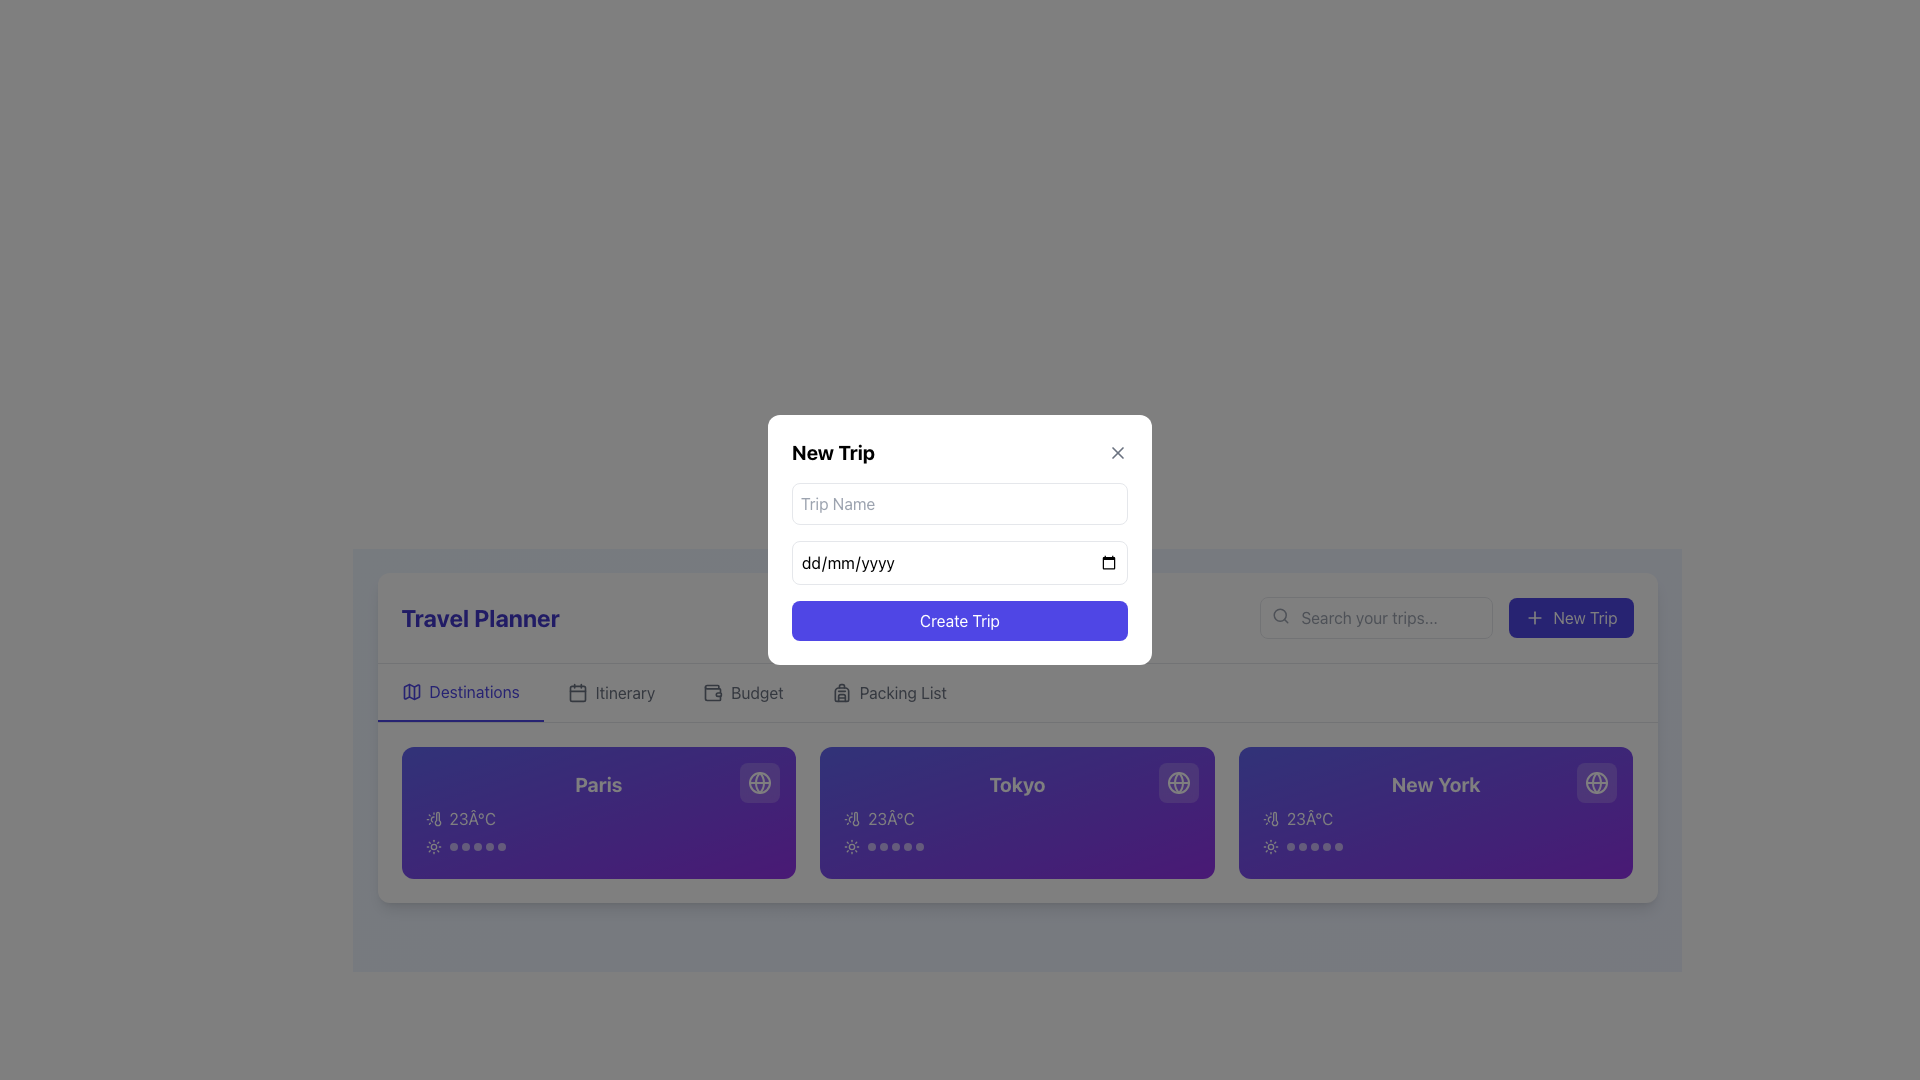 The height and width of the screenshot is (1080, 1920). Describe the element at coordinates (1310, 818) in the screenshot. I see `temperature value displayed in the text label located to the right of the thermometer icon in the 'New York' destination card header` at that location.